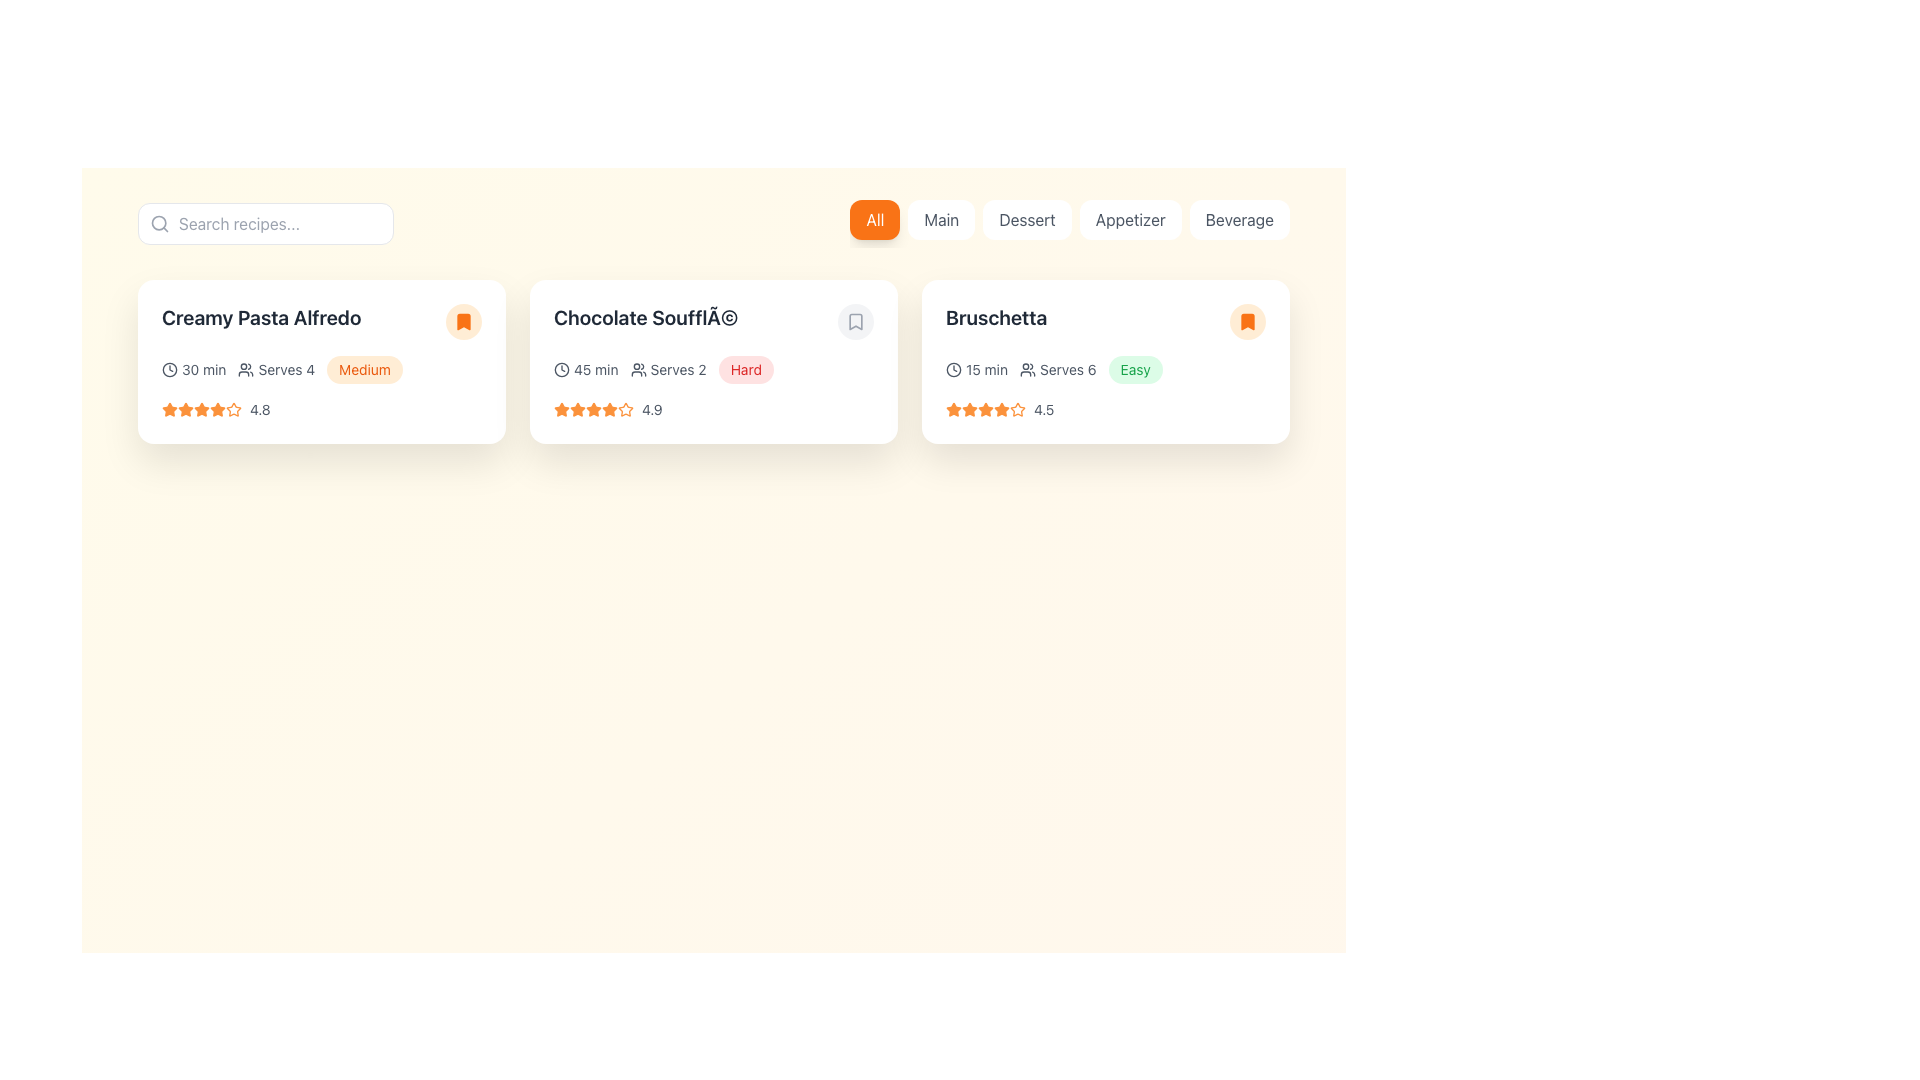  I want to click on the 'Appetizer' button, which is a rectangular button with a white background and gray text, to change its background color with an orange highlight, so click(1130, 219).